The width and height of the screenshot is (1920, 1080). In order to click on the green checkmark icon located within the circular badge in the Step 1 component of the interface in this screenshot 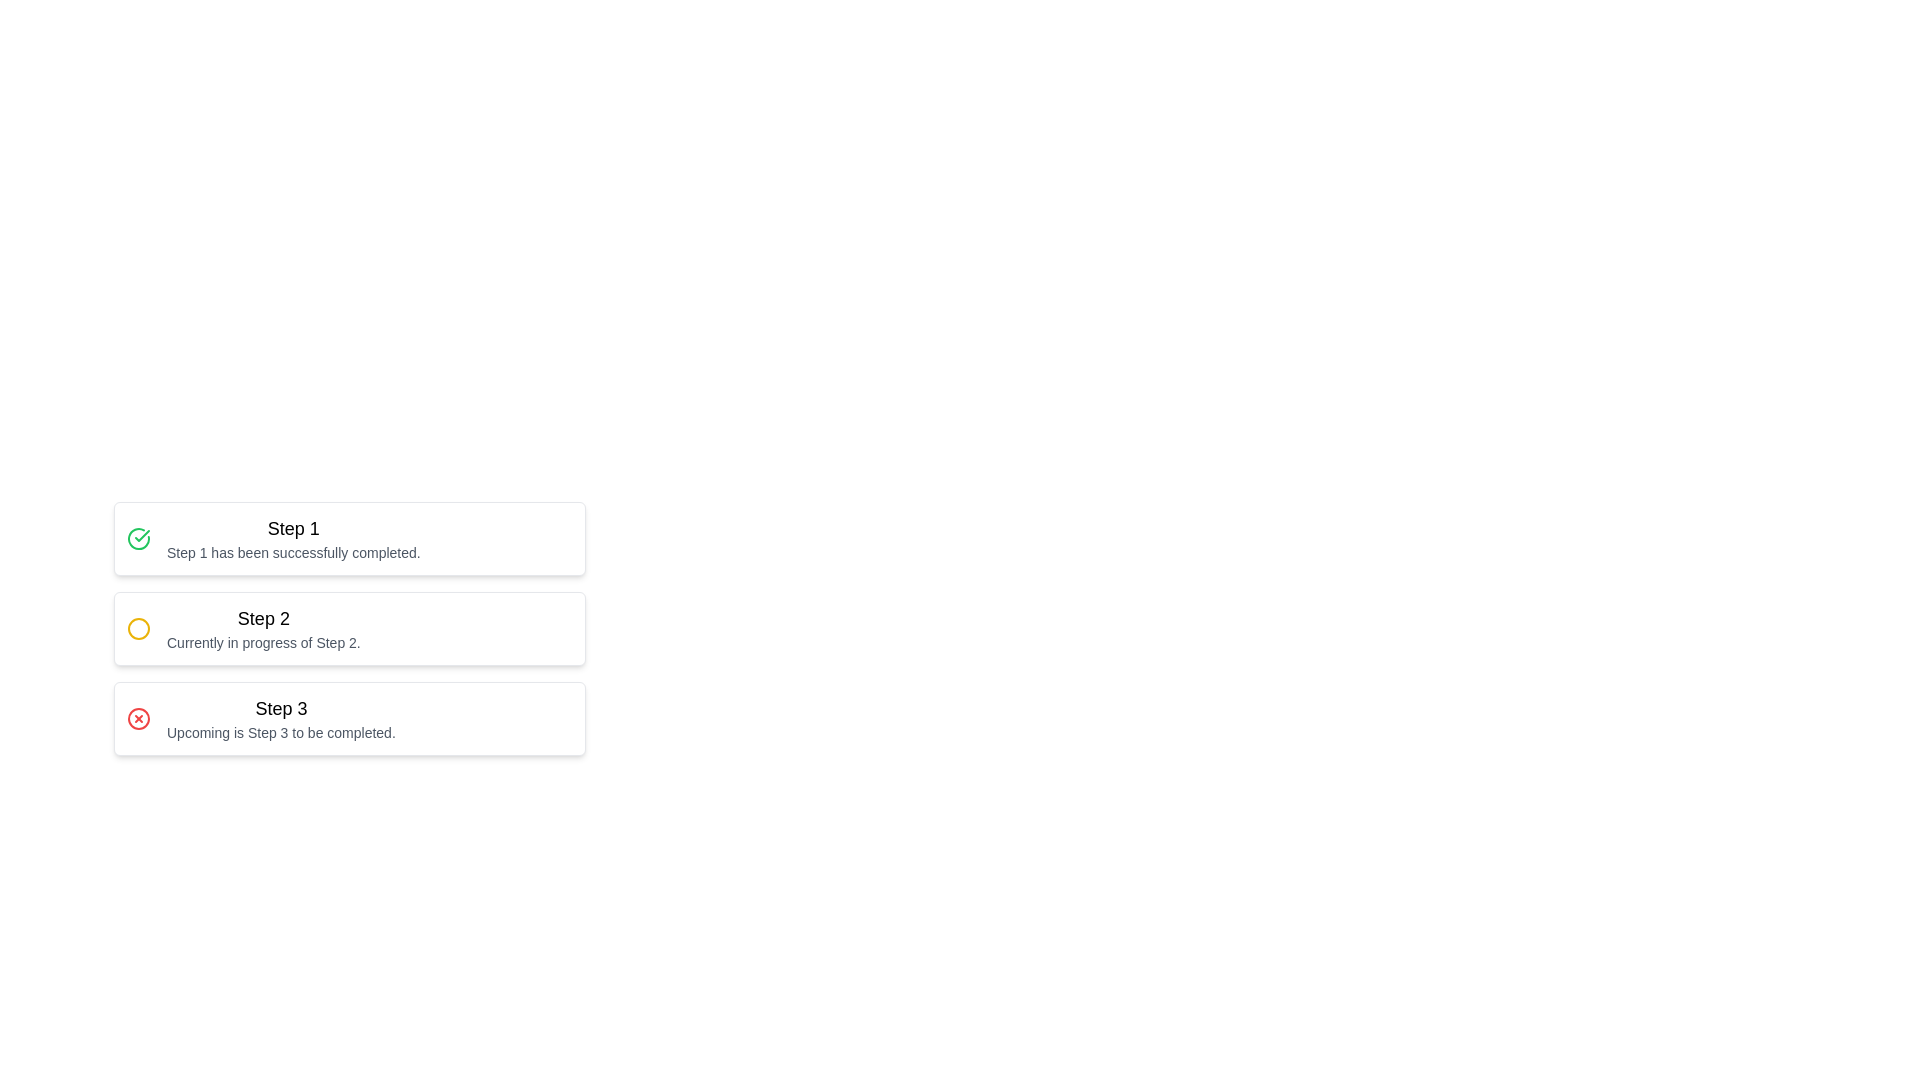, I will do `click(141, 535)`.